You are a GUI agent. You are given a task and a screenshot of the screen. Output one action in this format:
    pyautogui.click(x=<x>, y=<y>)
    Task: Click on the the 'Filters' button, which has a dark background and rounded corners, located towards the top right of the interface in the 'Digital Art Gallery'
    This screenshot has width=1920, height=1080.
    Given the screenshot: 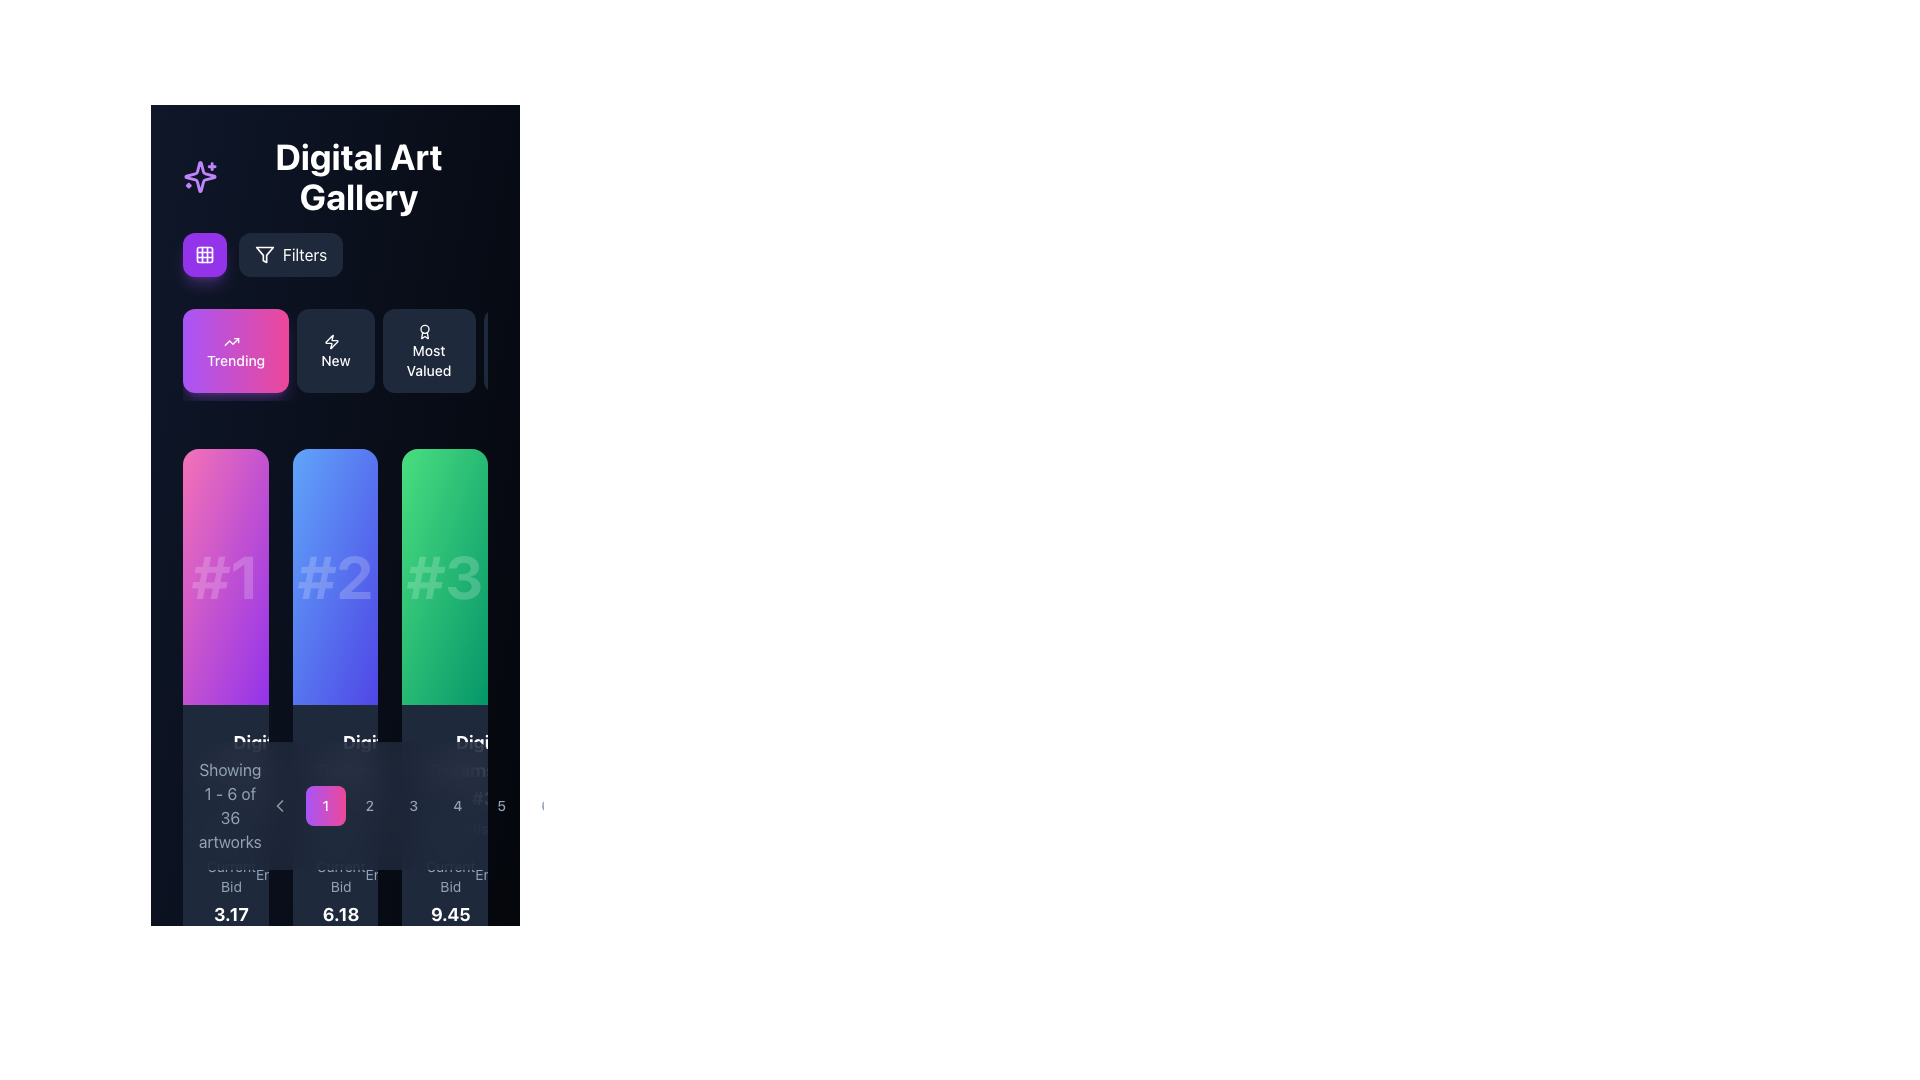 What is the action you would take?
    pyautogui.click(x=262, y=253)
    